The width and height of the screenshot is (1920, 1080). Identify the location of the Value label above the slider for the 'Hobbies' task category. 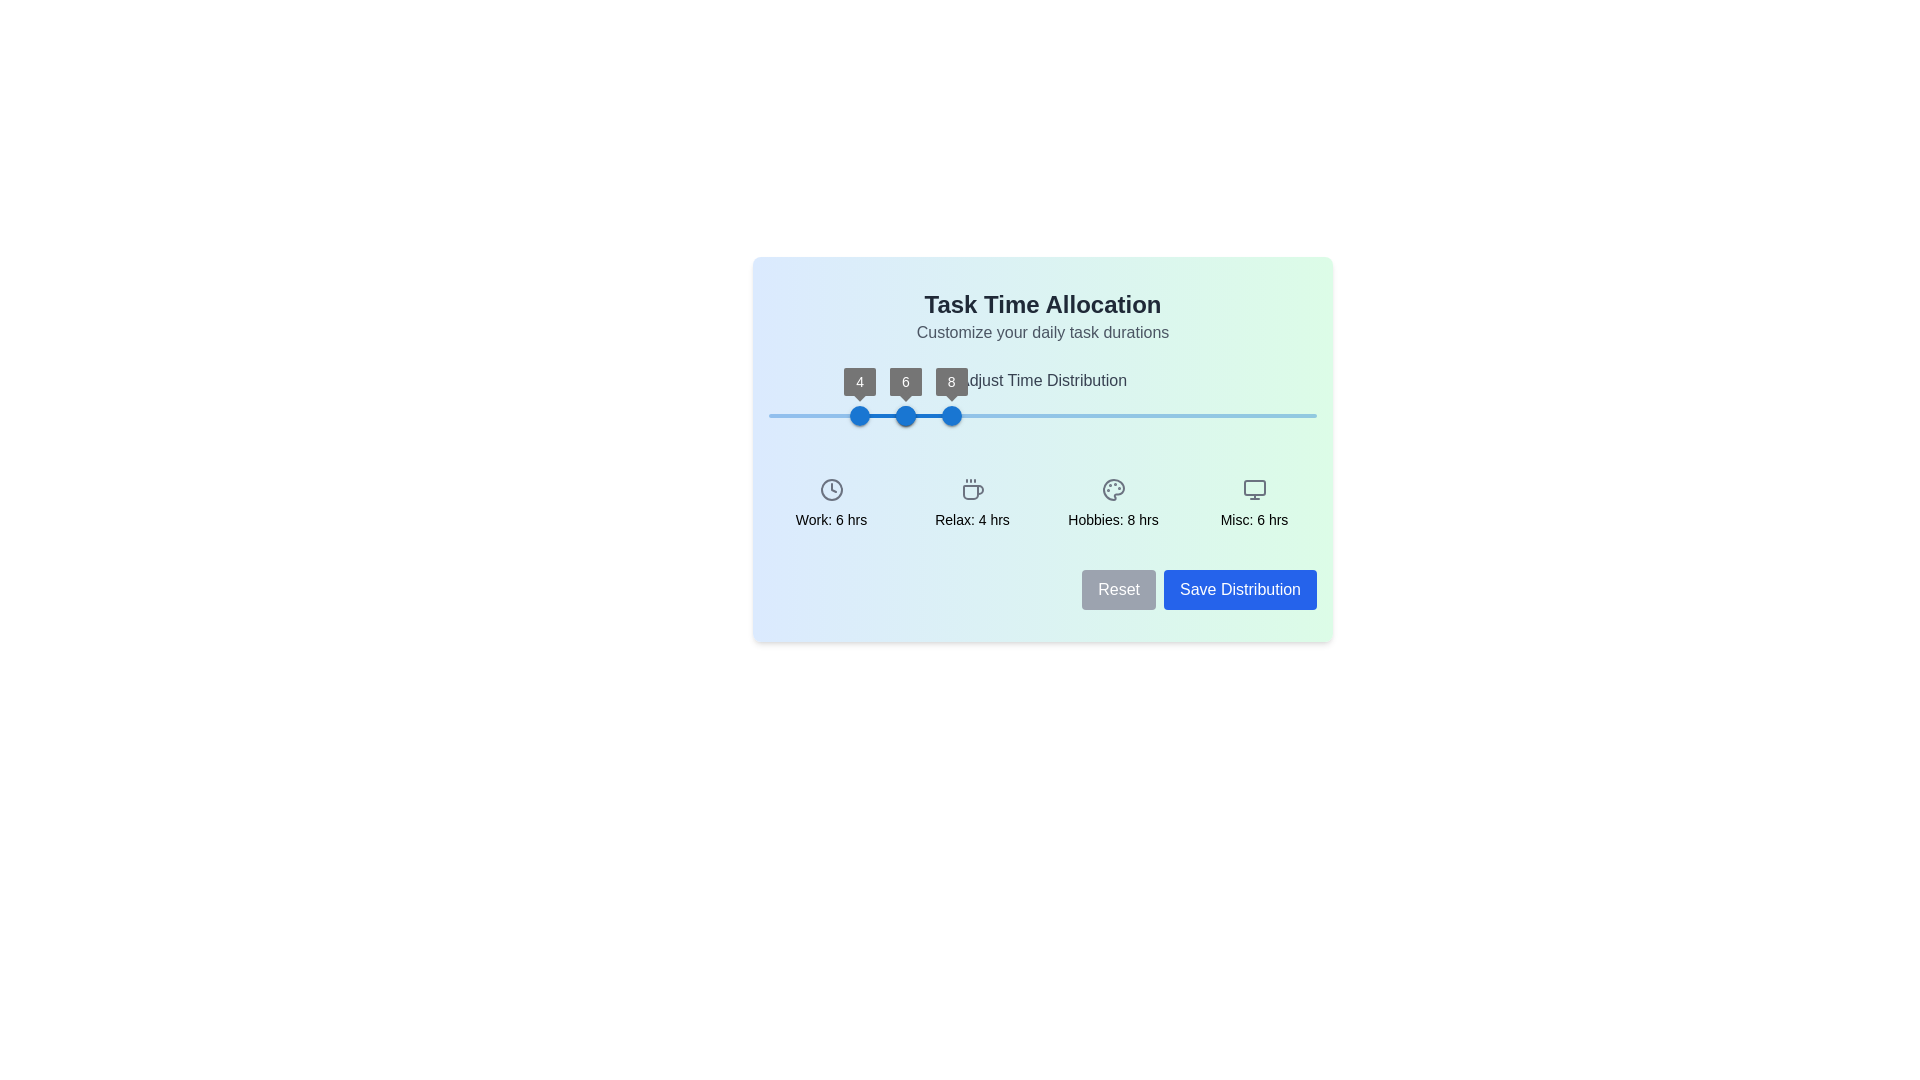
(950, 381).